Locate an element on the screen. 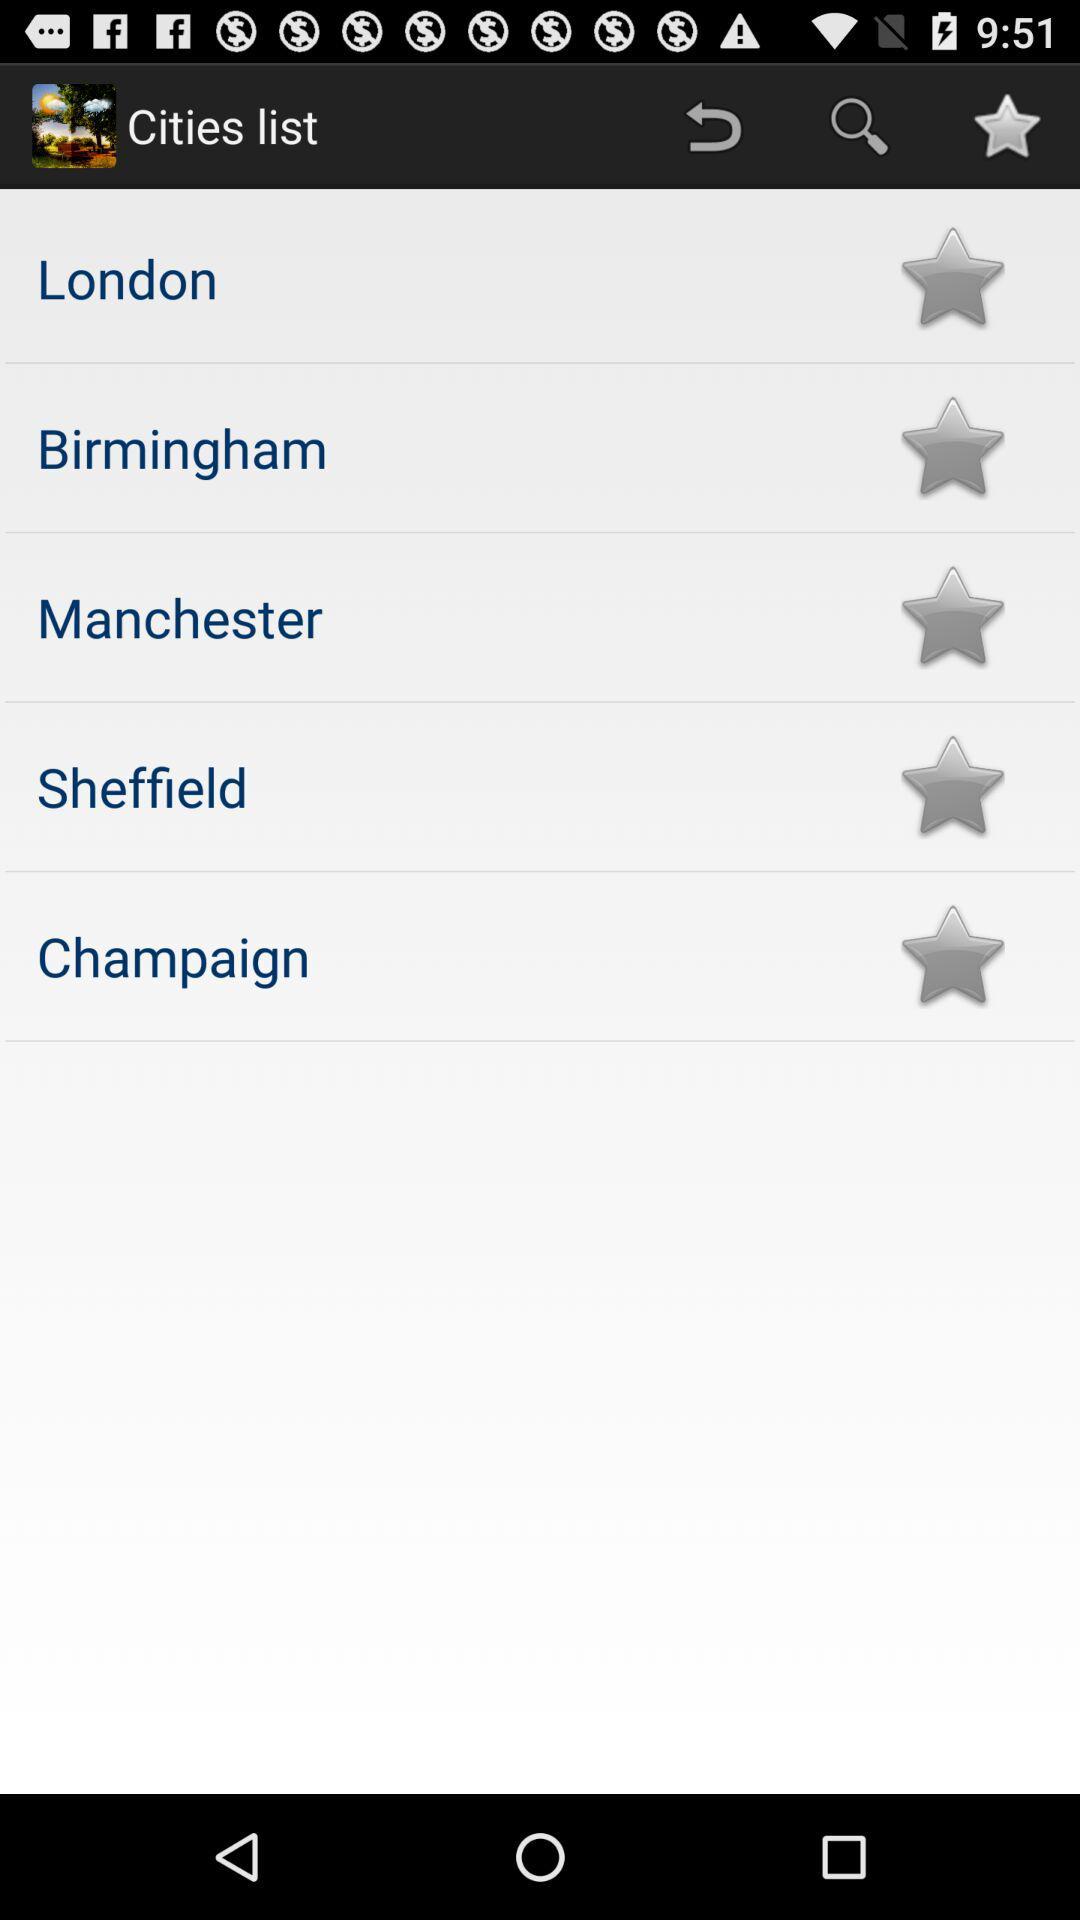 The image size is (1080, 1920). the birmingham icon is located at coordinates (448, 446).